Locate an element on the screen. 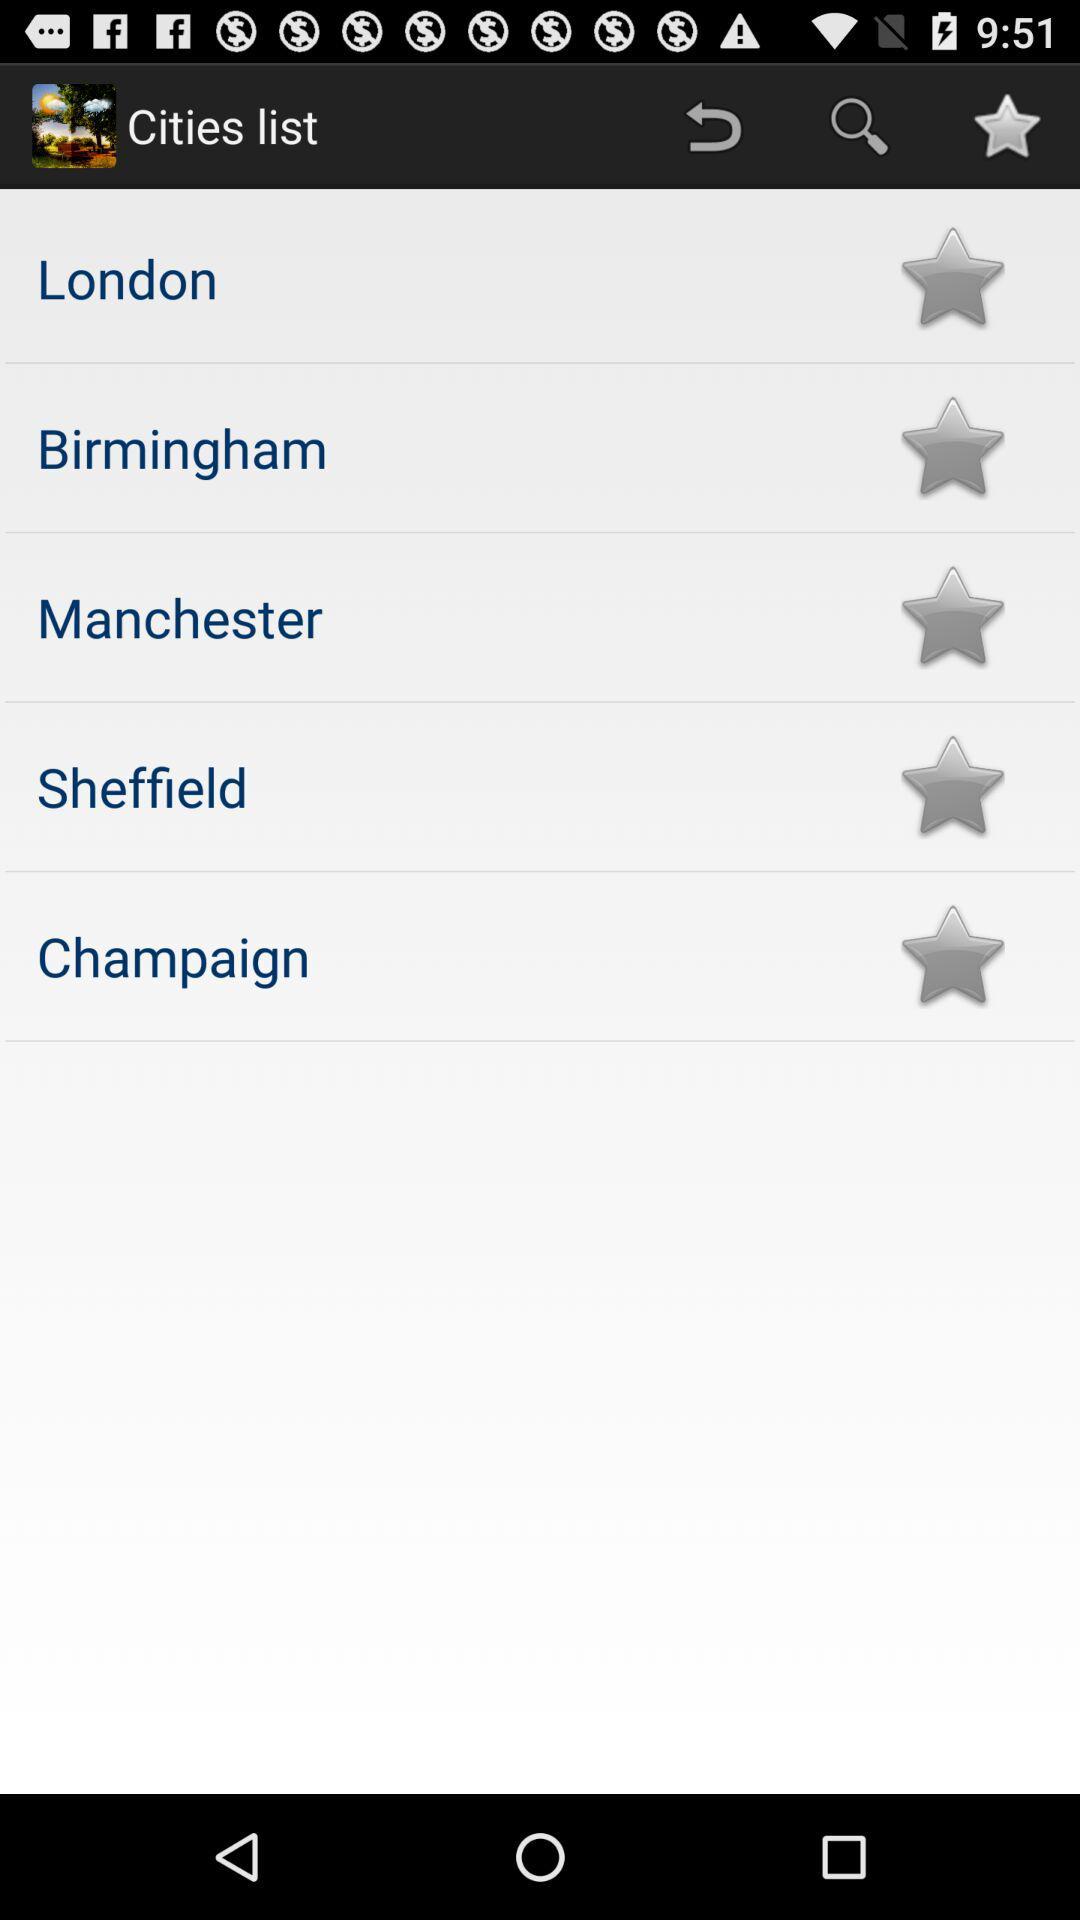 The image size is (1080, 1920). the birmingham icon is located at coordinates (448, 446).